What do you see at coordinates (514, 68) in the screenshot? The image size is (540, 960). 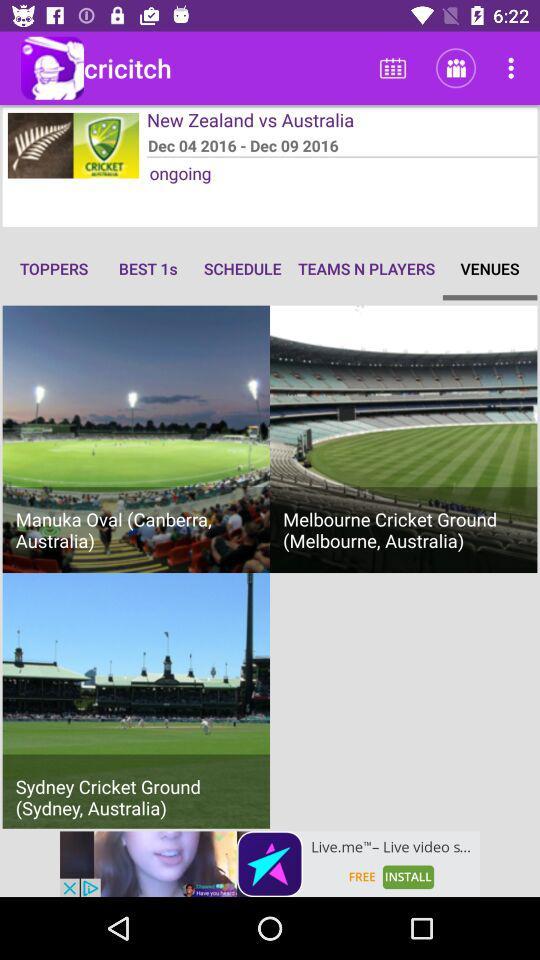 I see `suggestion icon at top right corner` at bounding box center [514, 68].